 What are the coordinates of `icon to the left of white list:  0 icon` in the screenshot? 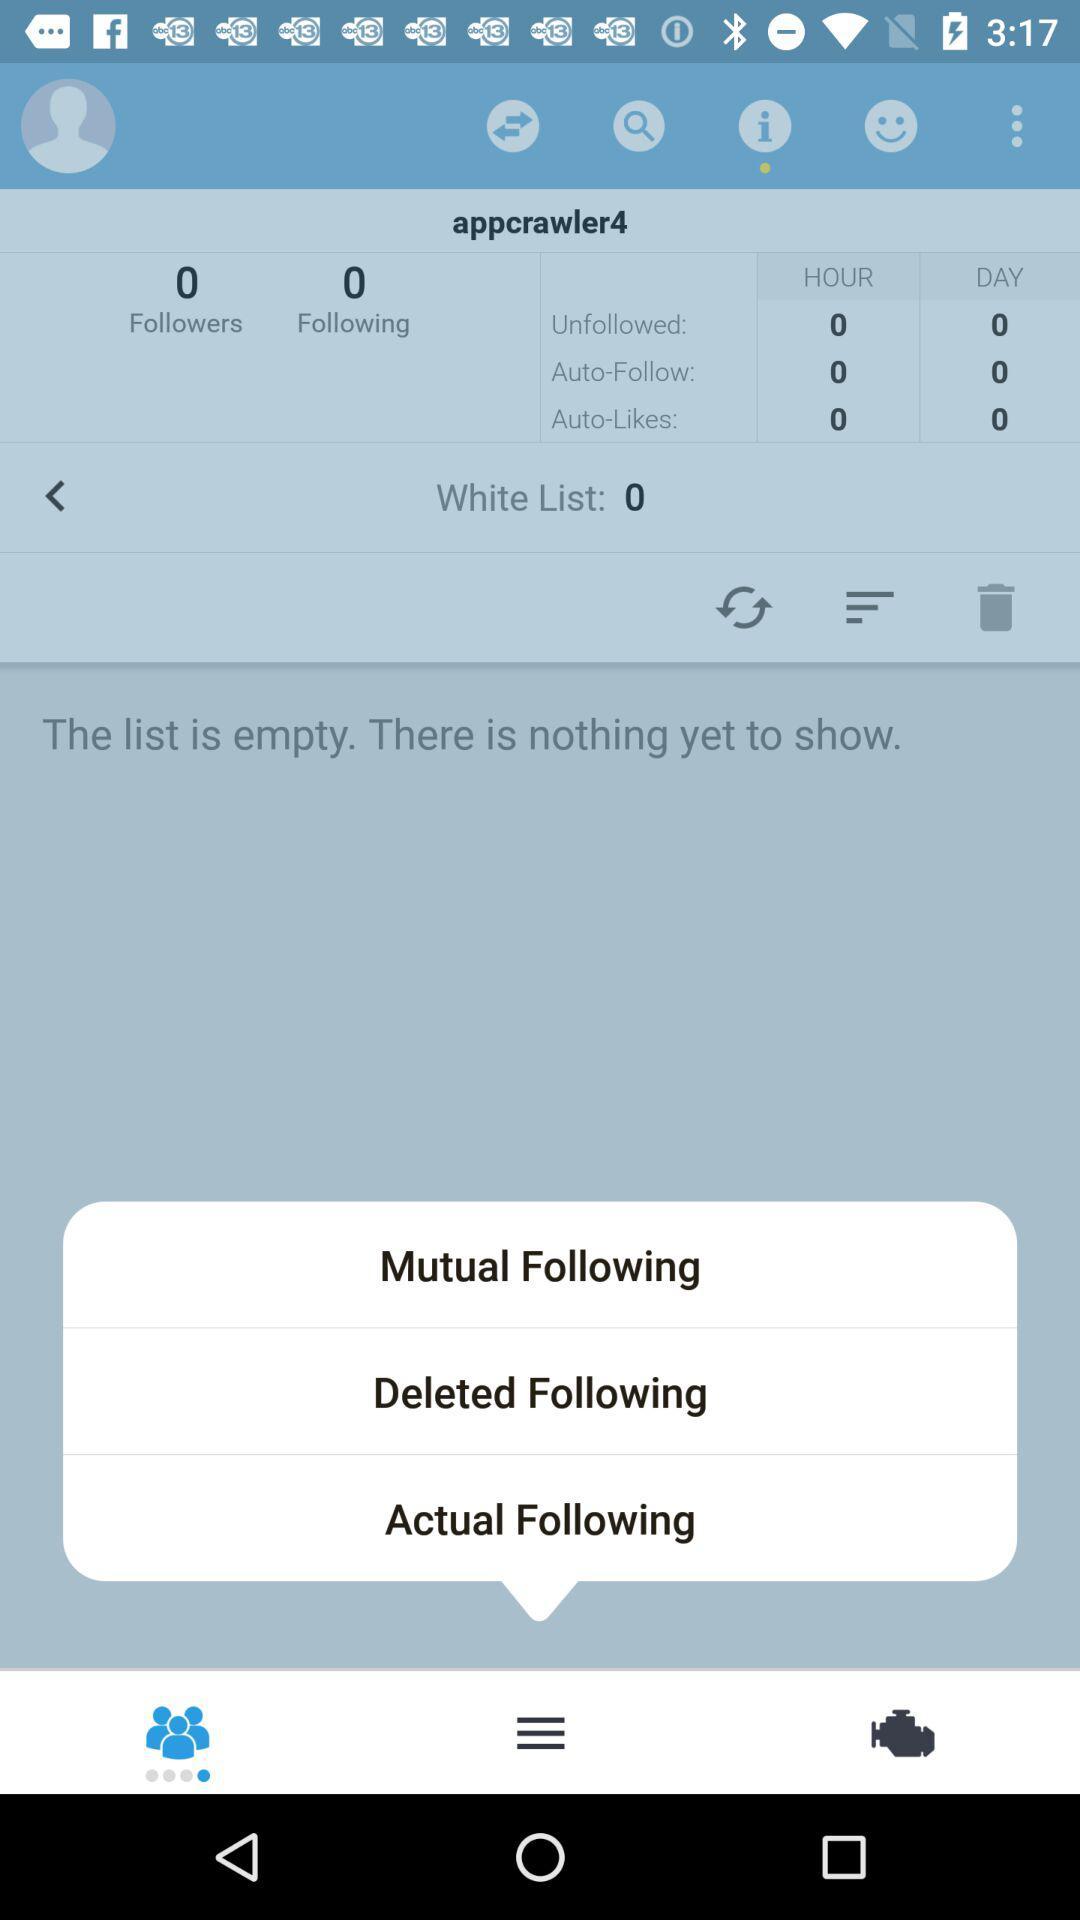 It's located at (54, 496).